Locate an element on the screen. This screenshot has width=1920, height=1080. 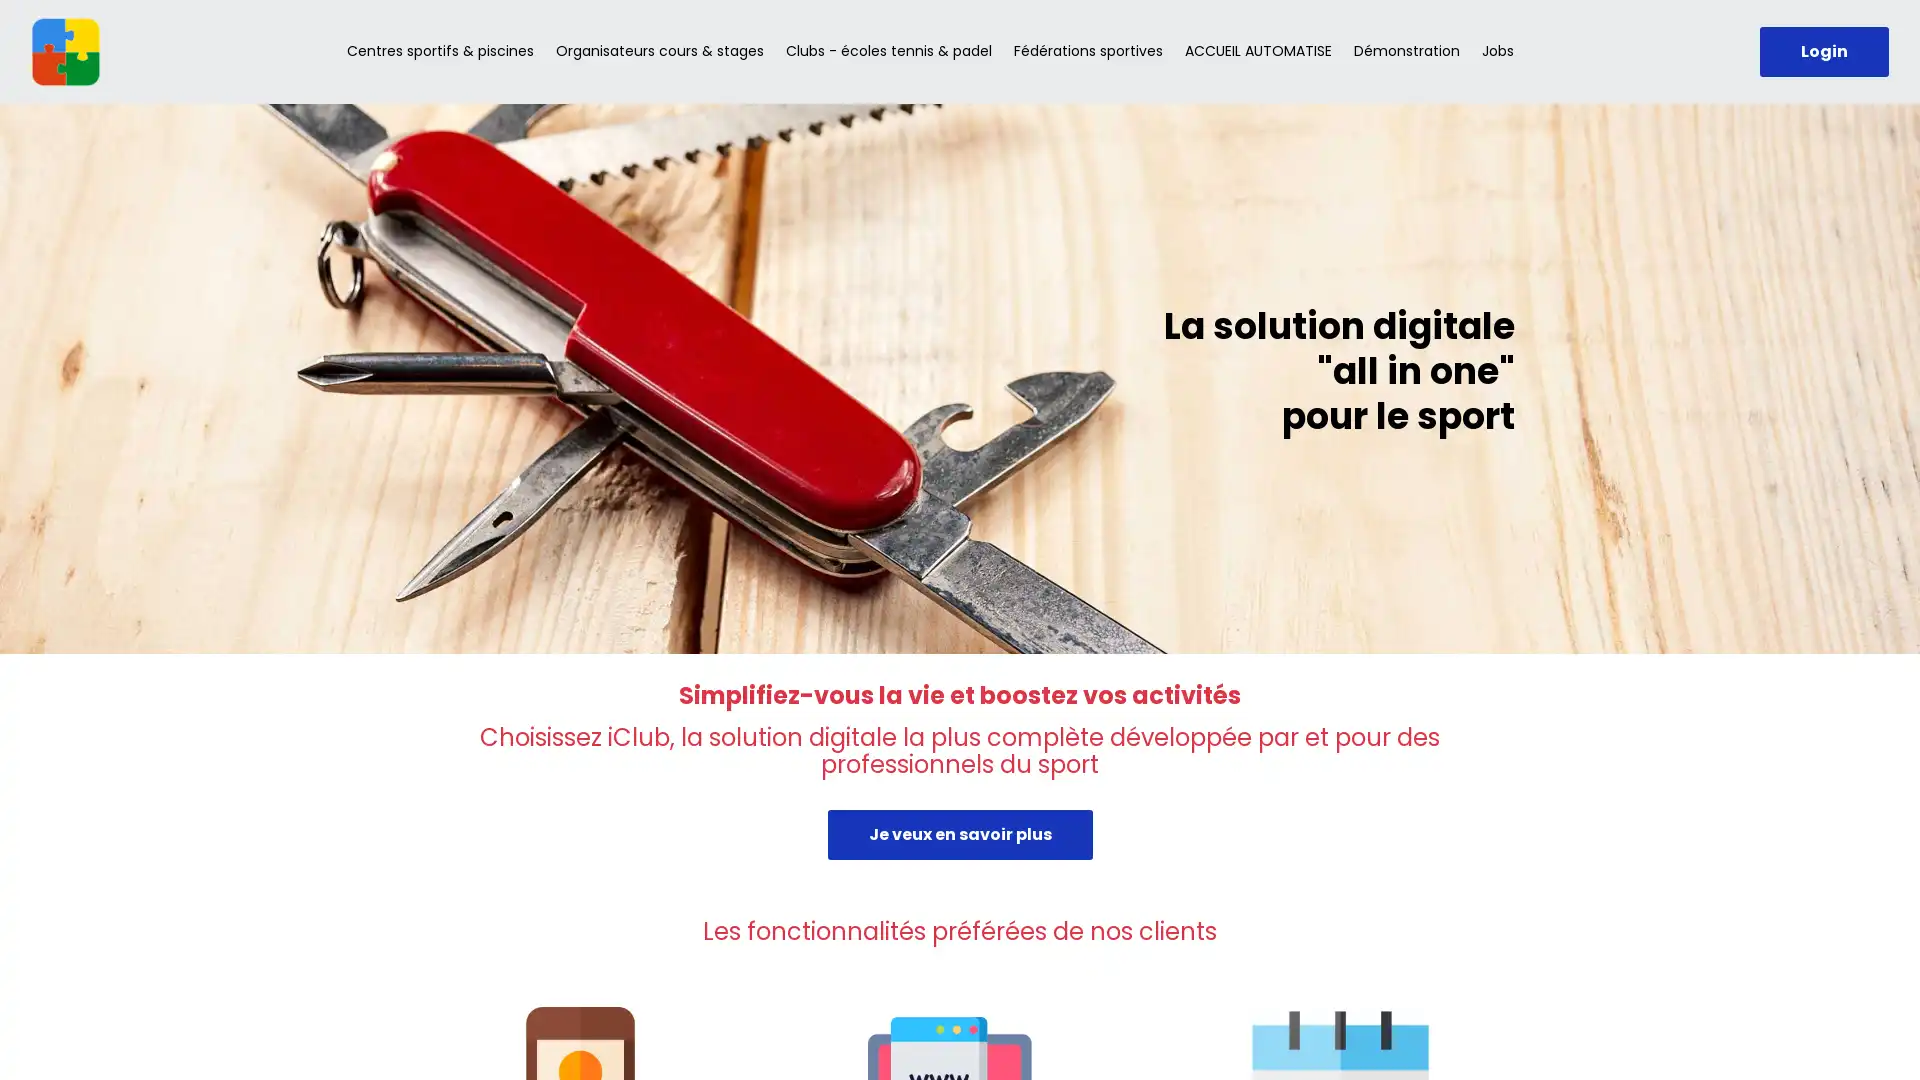
Jobs is located at coordinates (1497, 50).